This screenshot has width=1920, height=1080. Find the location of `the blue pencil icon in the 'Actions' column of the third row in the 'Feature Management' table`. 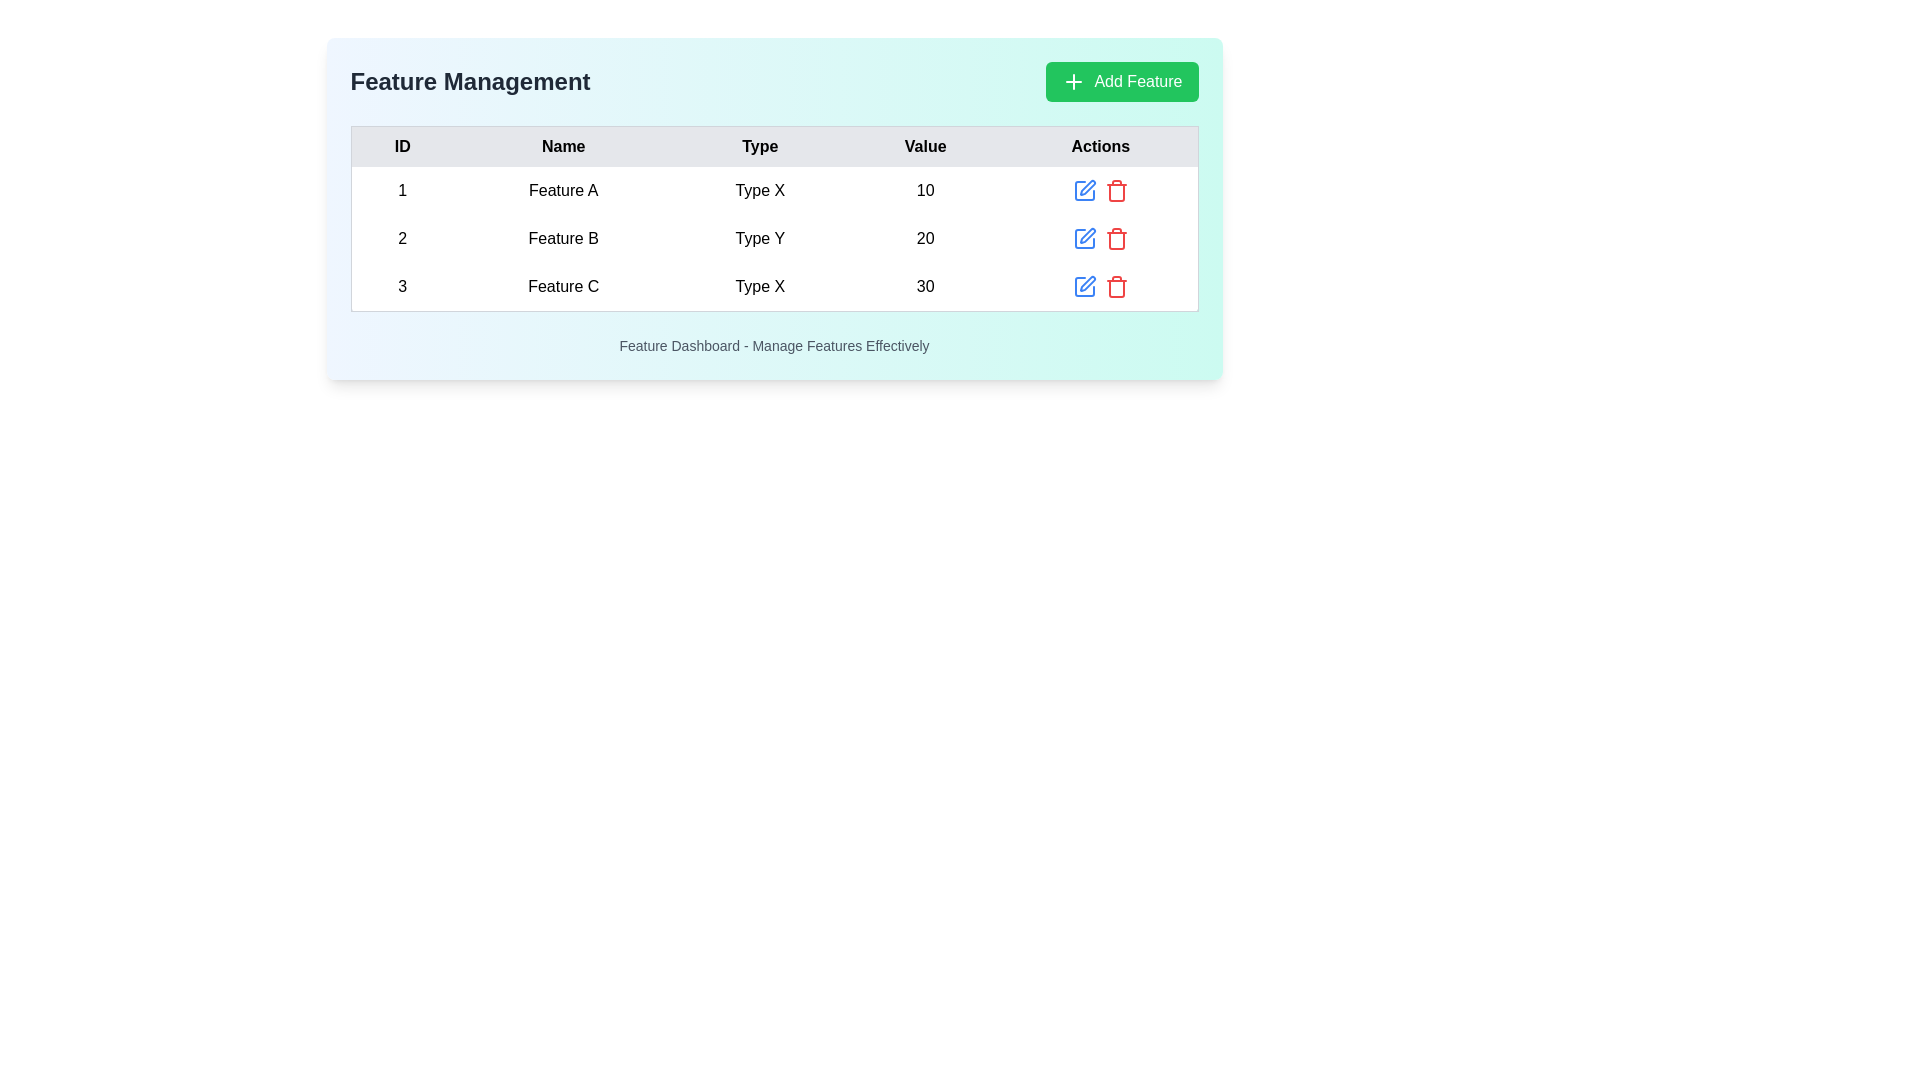

the blue pencil icon in the 'Actions' column of the third row in the 'Feature Management' table is located at coordinates (1100, 287).